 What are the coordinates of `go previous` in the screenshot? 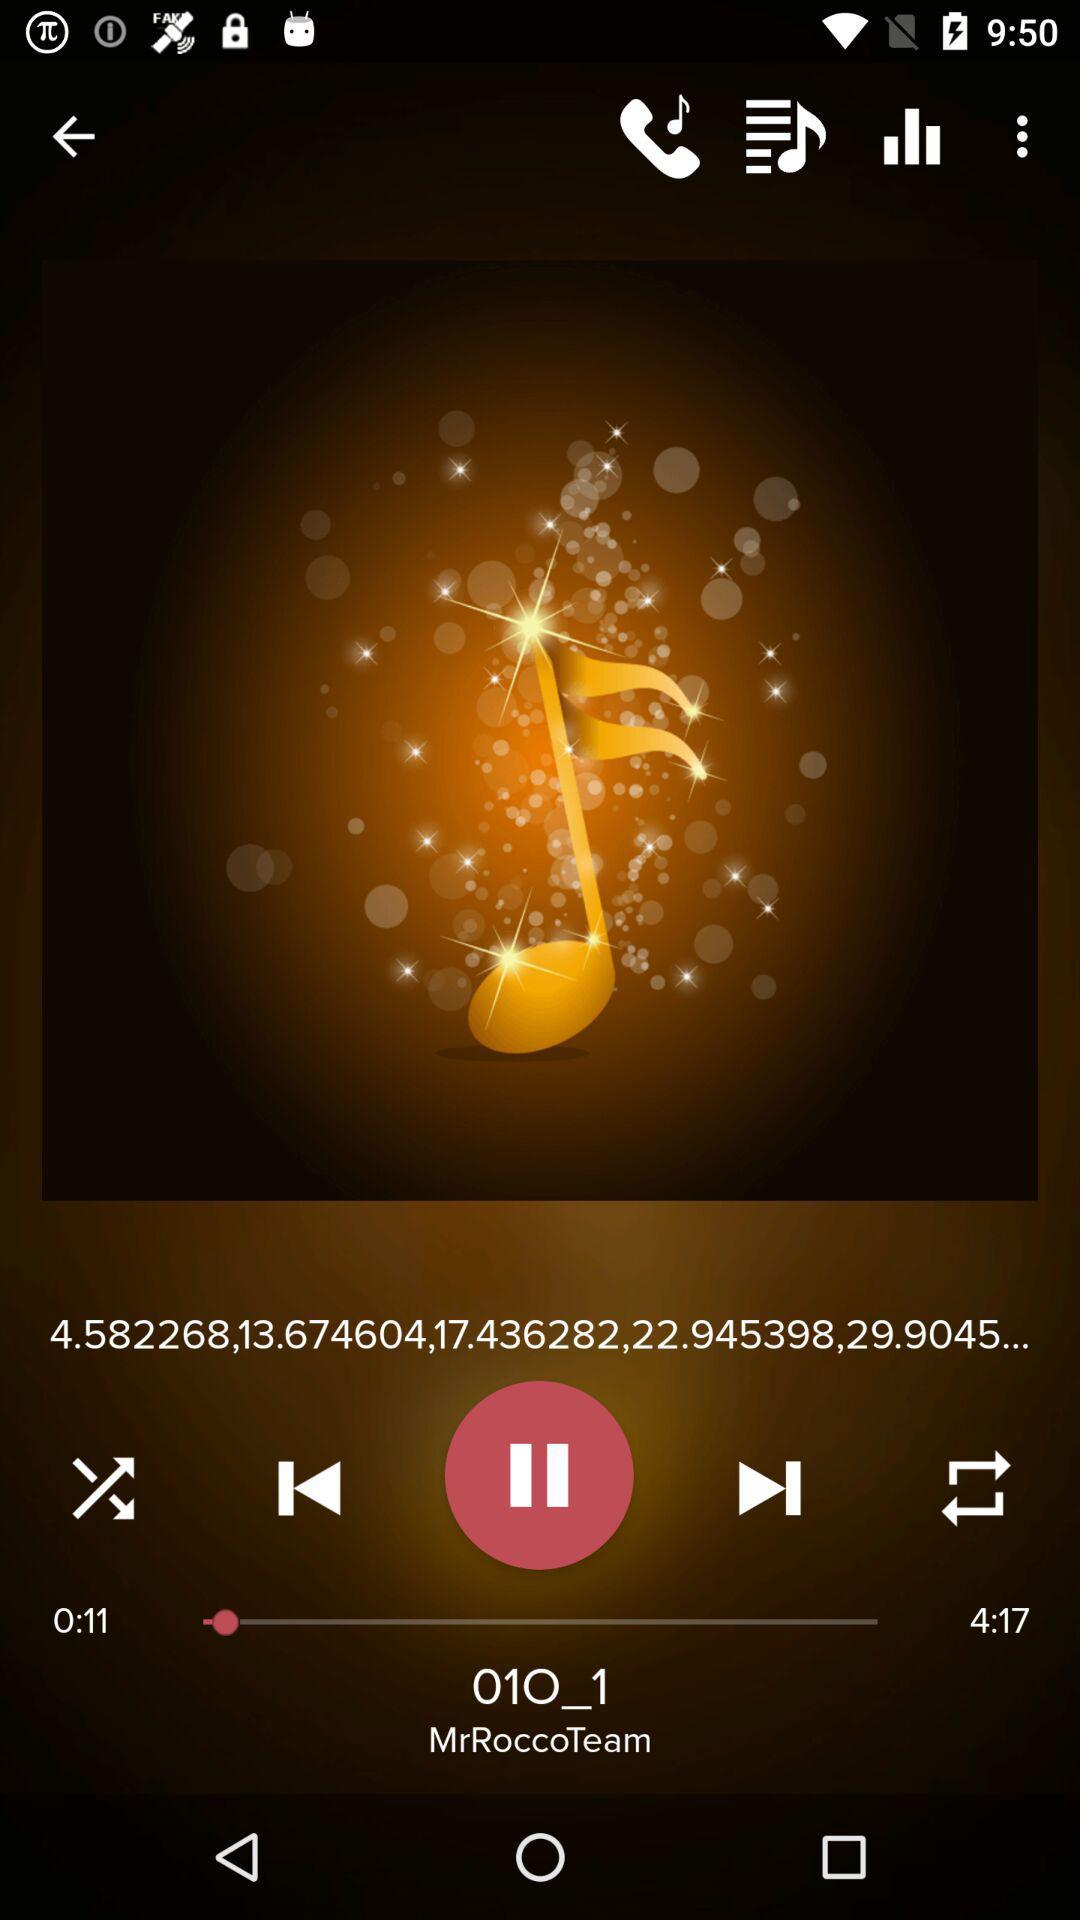 It's located at (309, 1488).